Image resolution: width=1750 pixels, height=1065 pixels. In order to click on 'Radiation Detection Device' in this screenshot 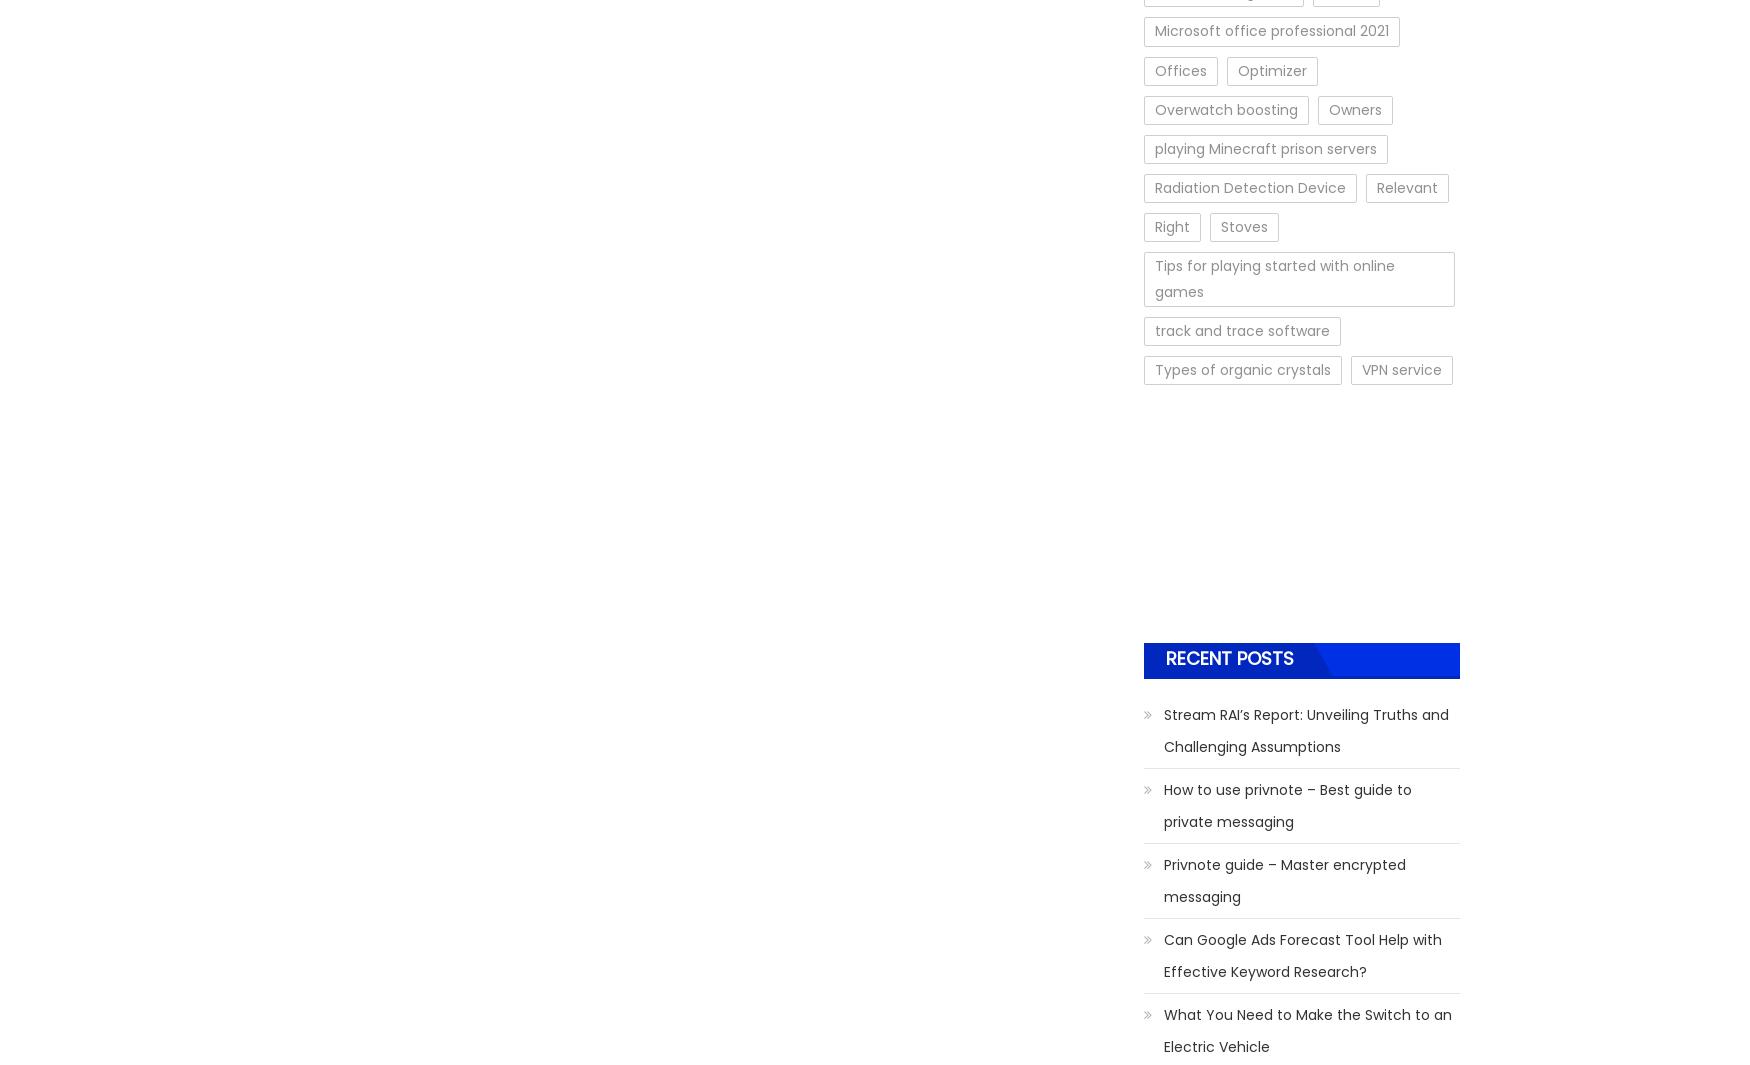, I will do `click(1250, 186)`.